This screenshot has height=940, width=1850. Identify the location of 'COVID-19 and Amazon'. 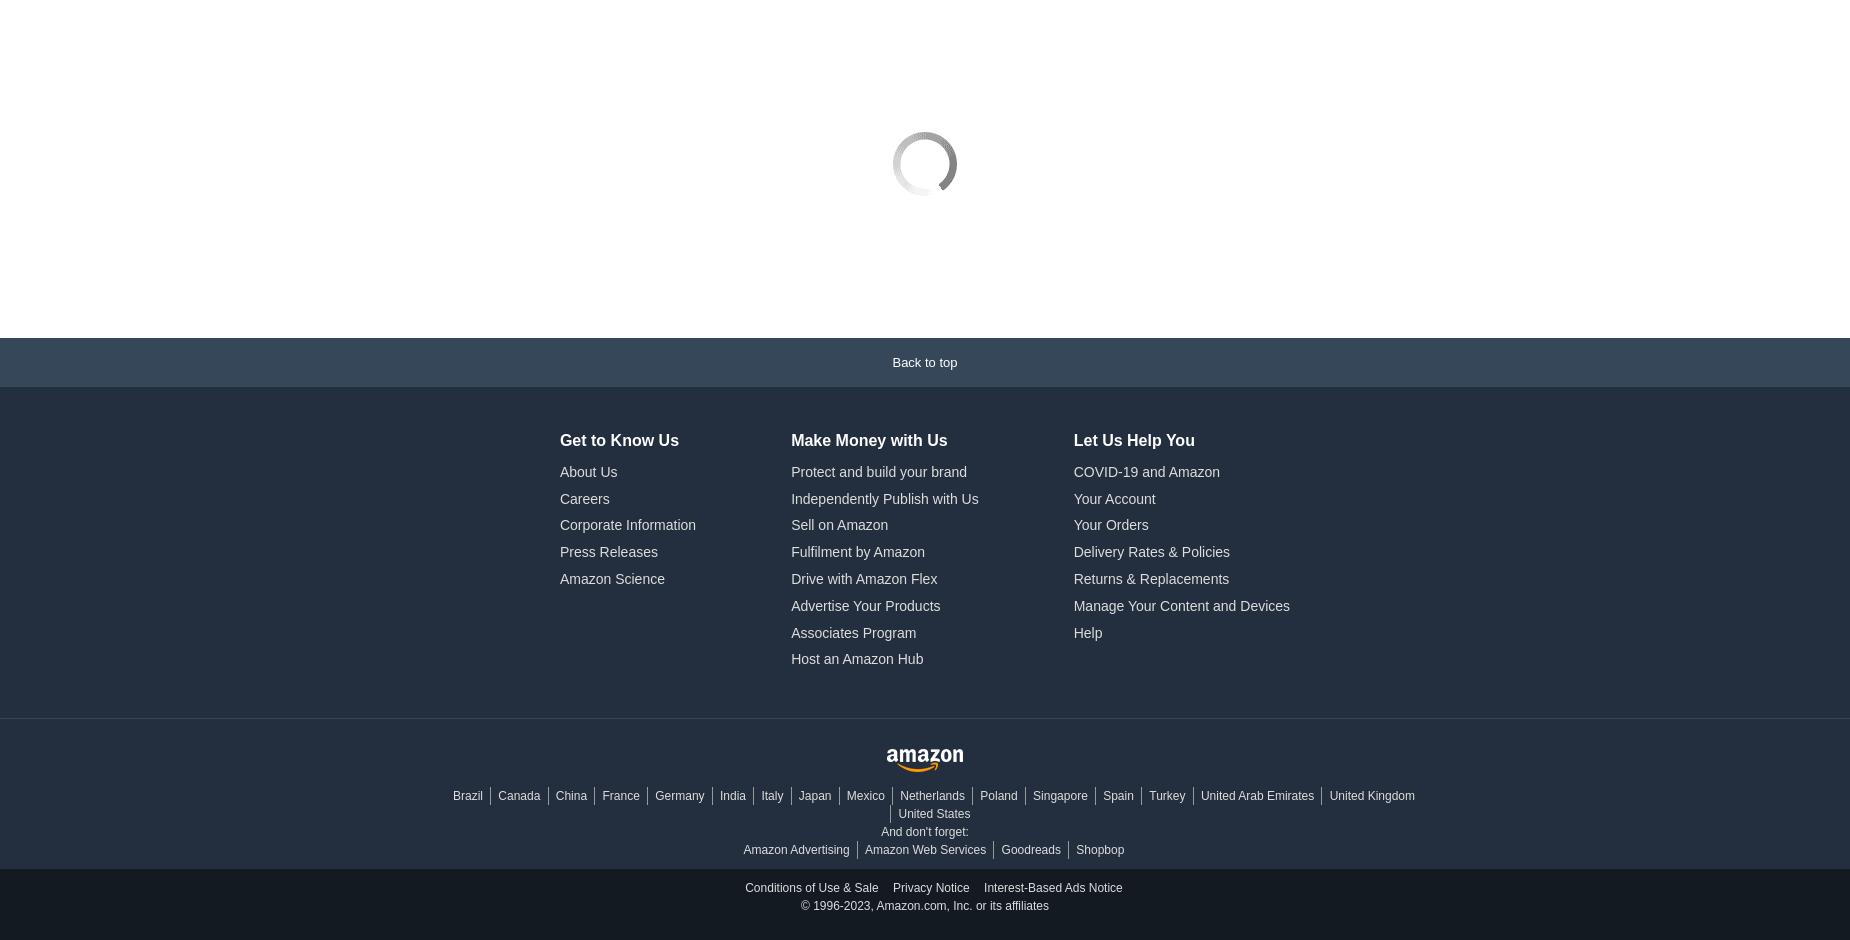
(1145, 357).